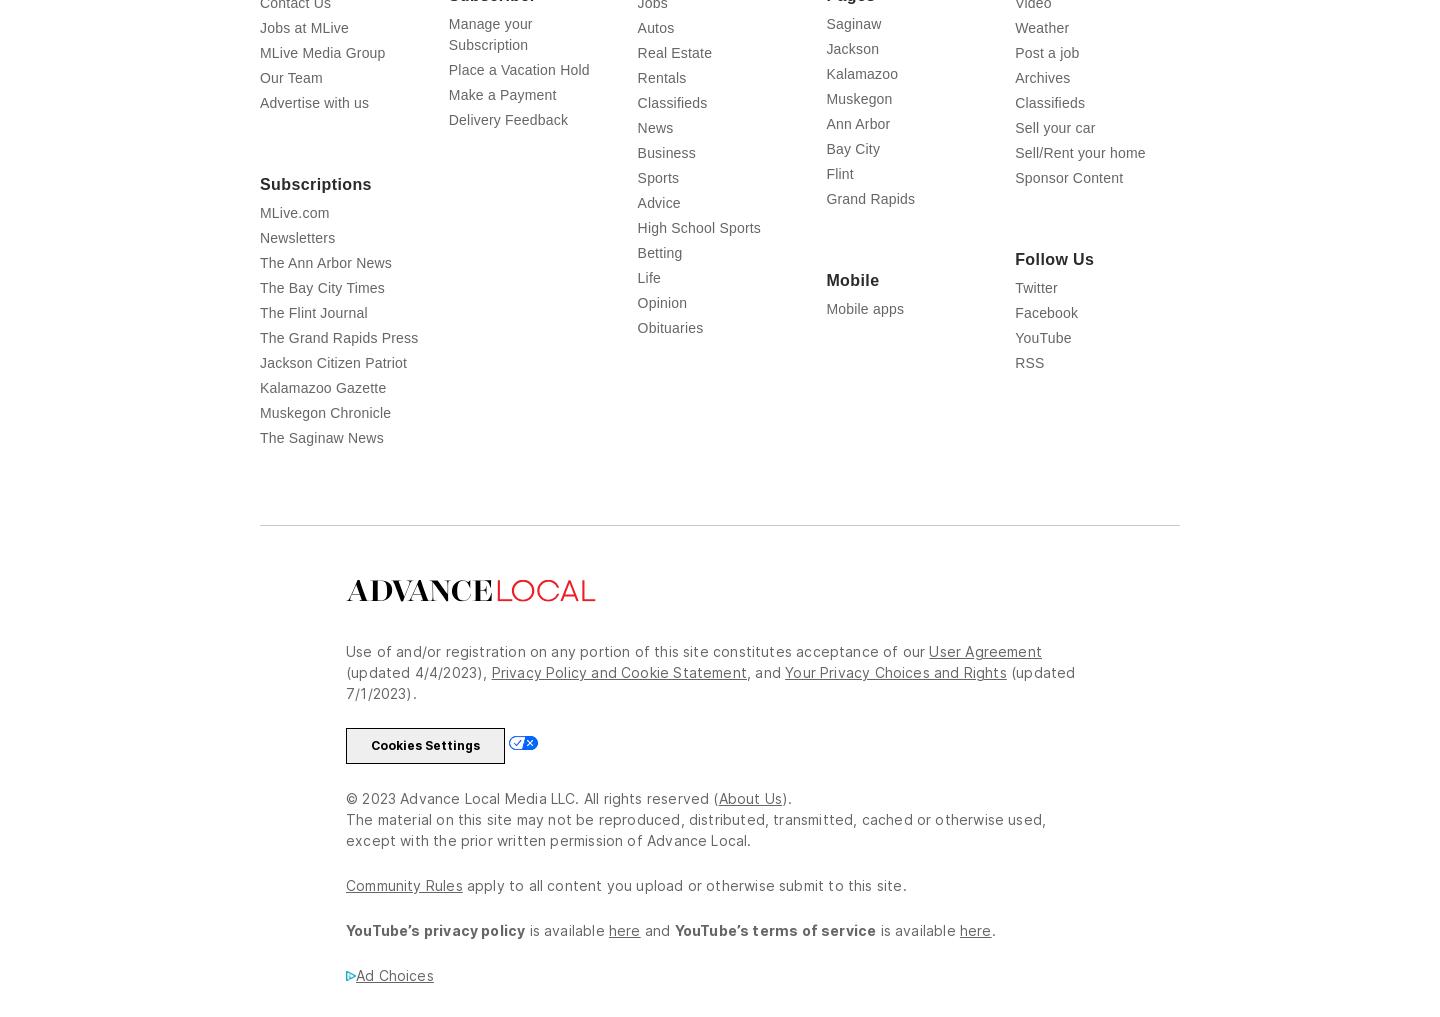 Image resolution: width=1440 pixels, height=1017 pixels. Describe the element at coordinates (290, 78) in the screenshot. I see `'Our Team'` at that location.